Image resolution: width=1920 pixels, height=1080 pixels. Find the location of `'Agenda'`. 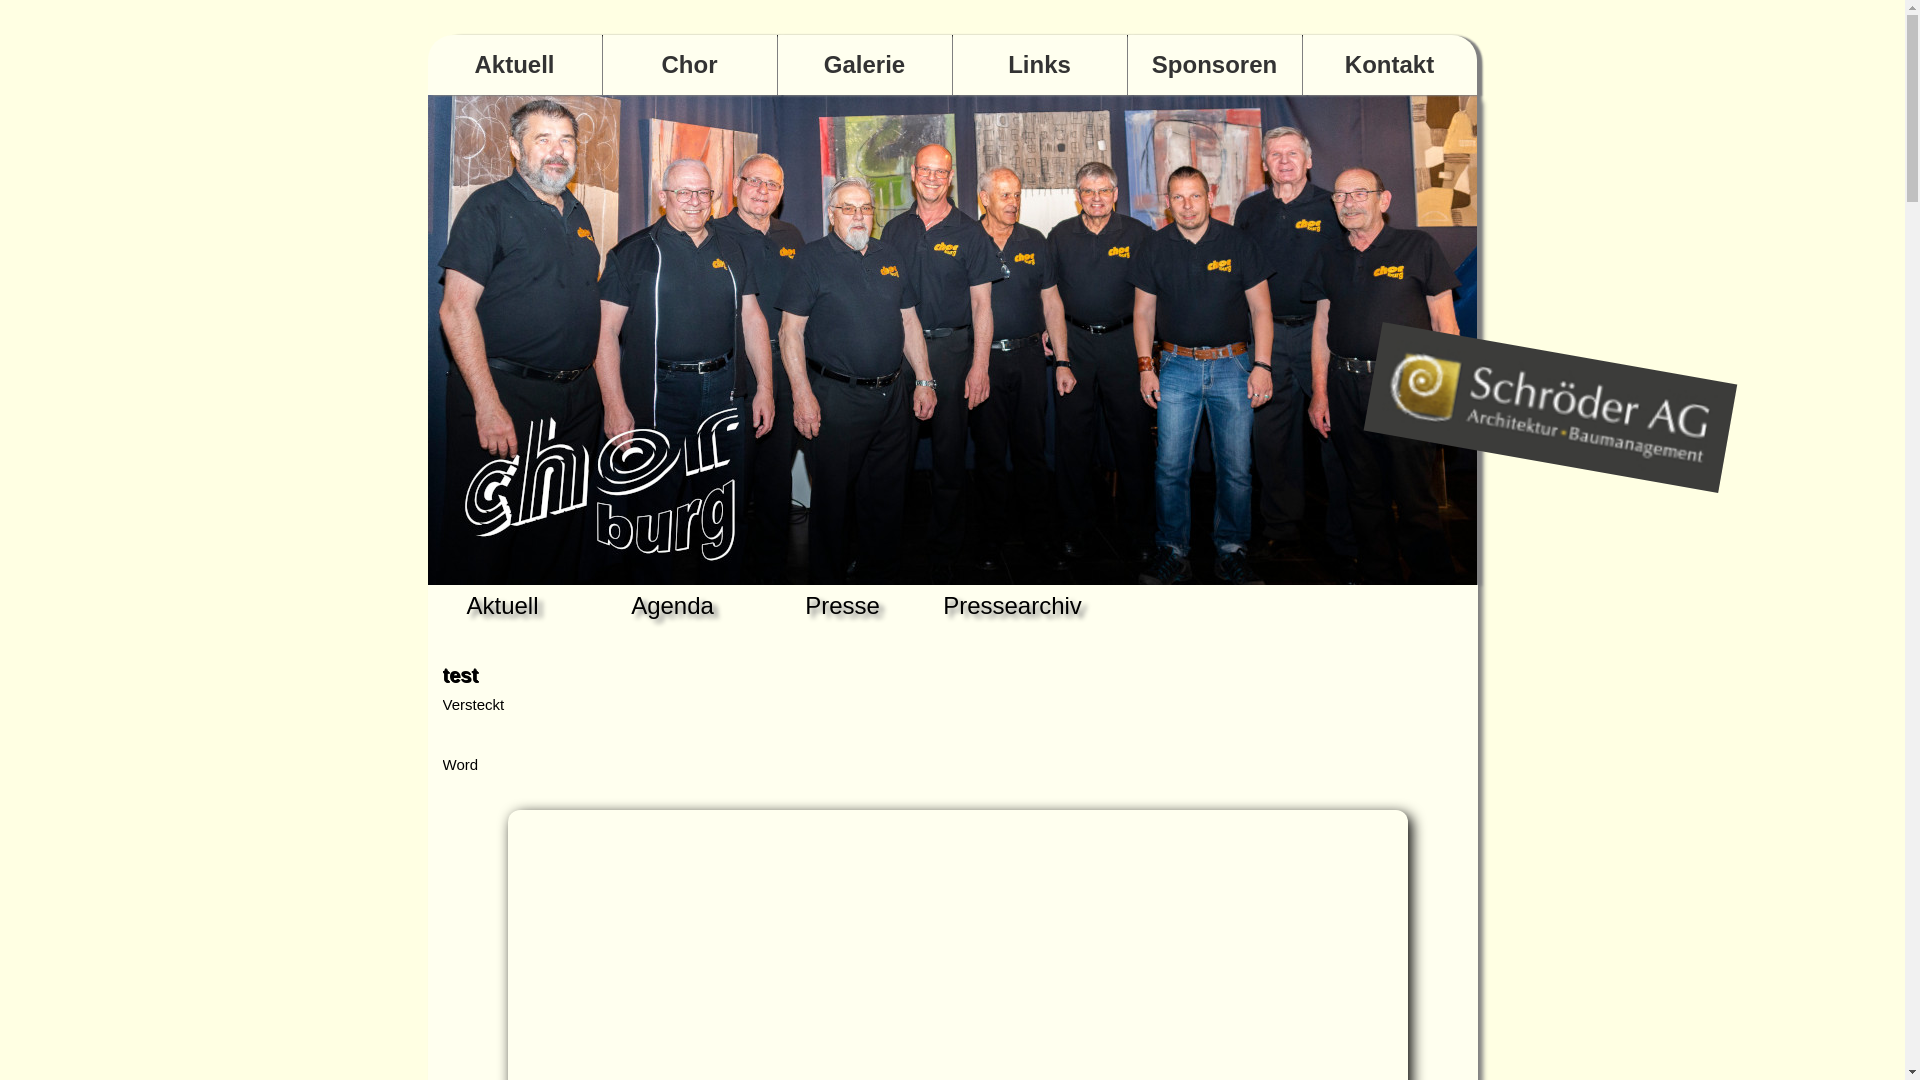

'Agenda' is located at coordinates (672, 604).